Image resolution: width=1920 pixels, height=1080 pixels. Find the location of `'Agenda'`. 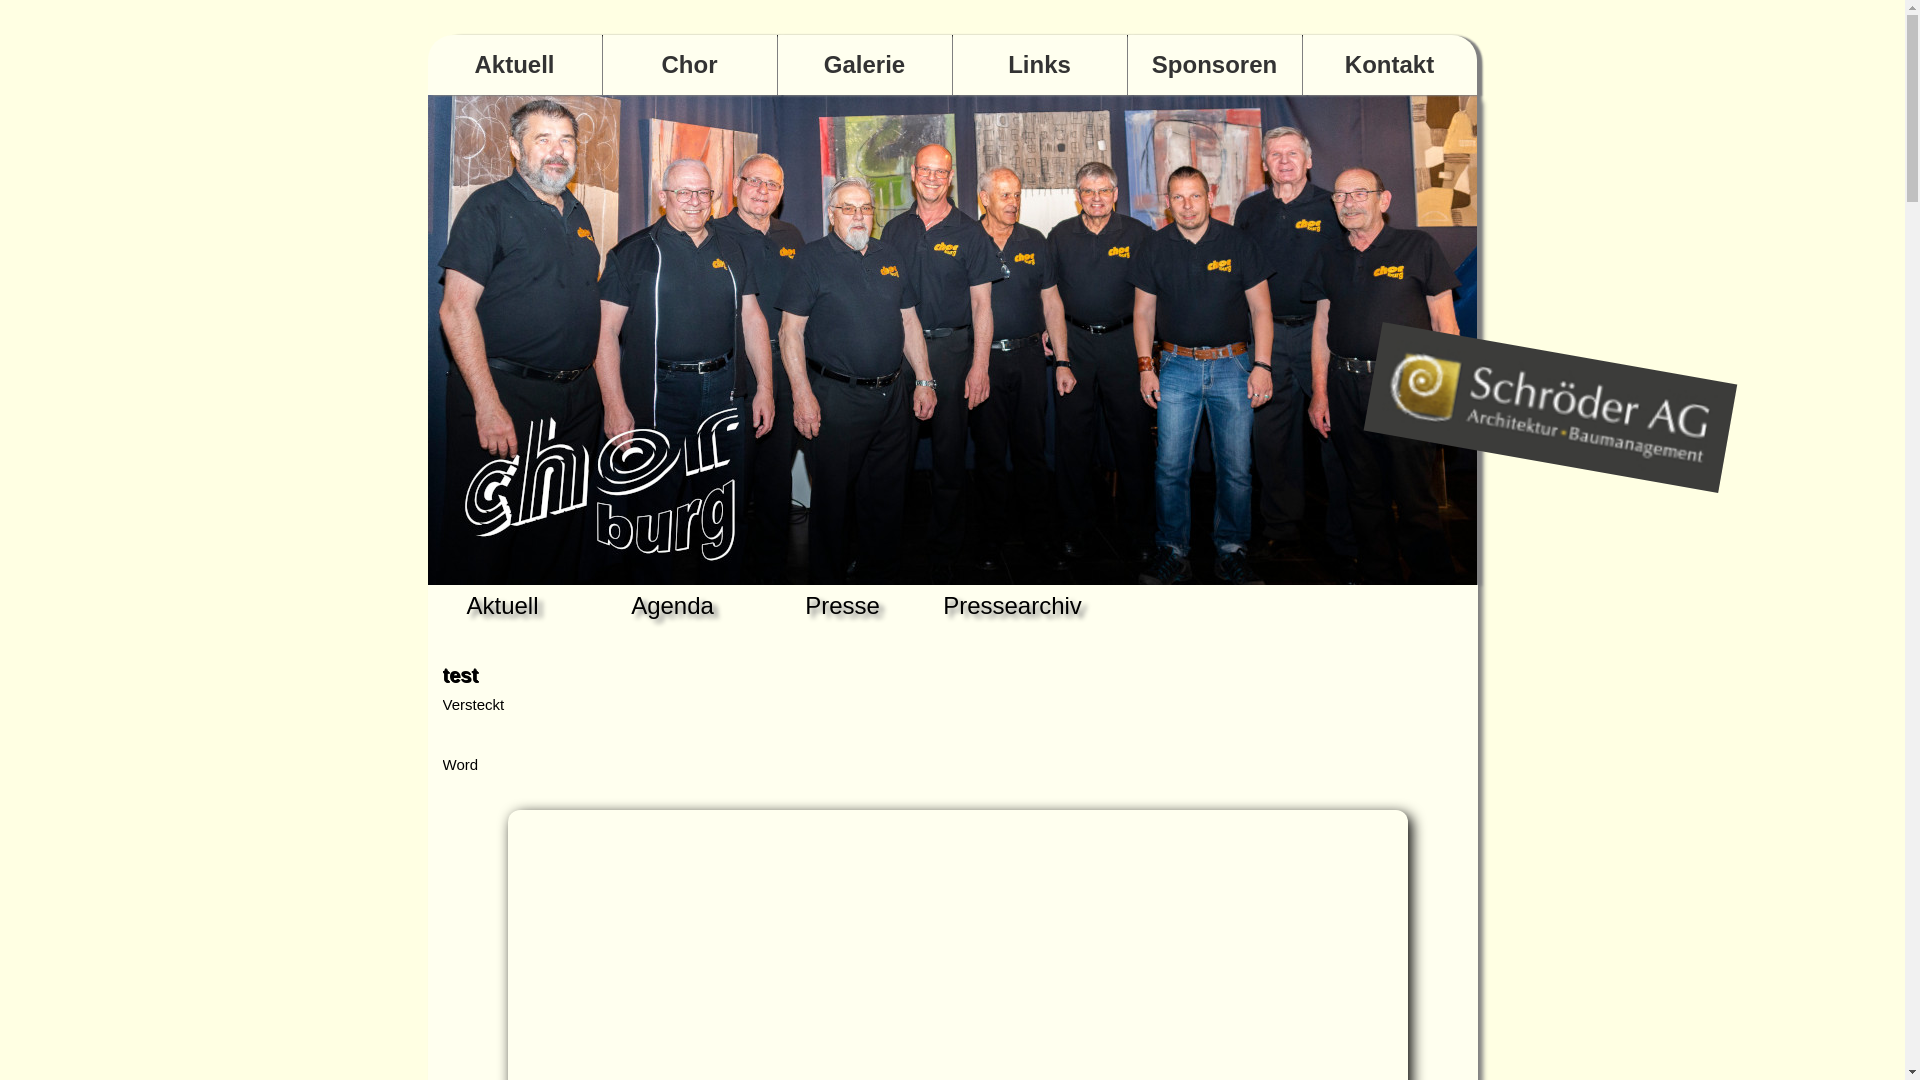

'Agenda' is located at coordinates (672, 604).